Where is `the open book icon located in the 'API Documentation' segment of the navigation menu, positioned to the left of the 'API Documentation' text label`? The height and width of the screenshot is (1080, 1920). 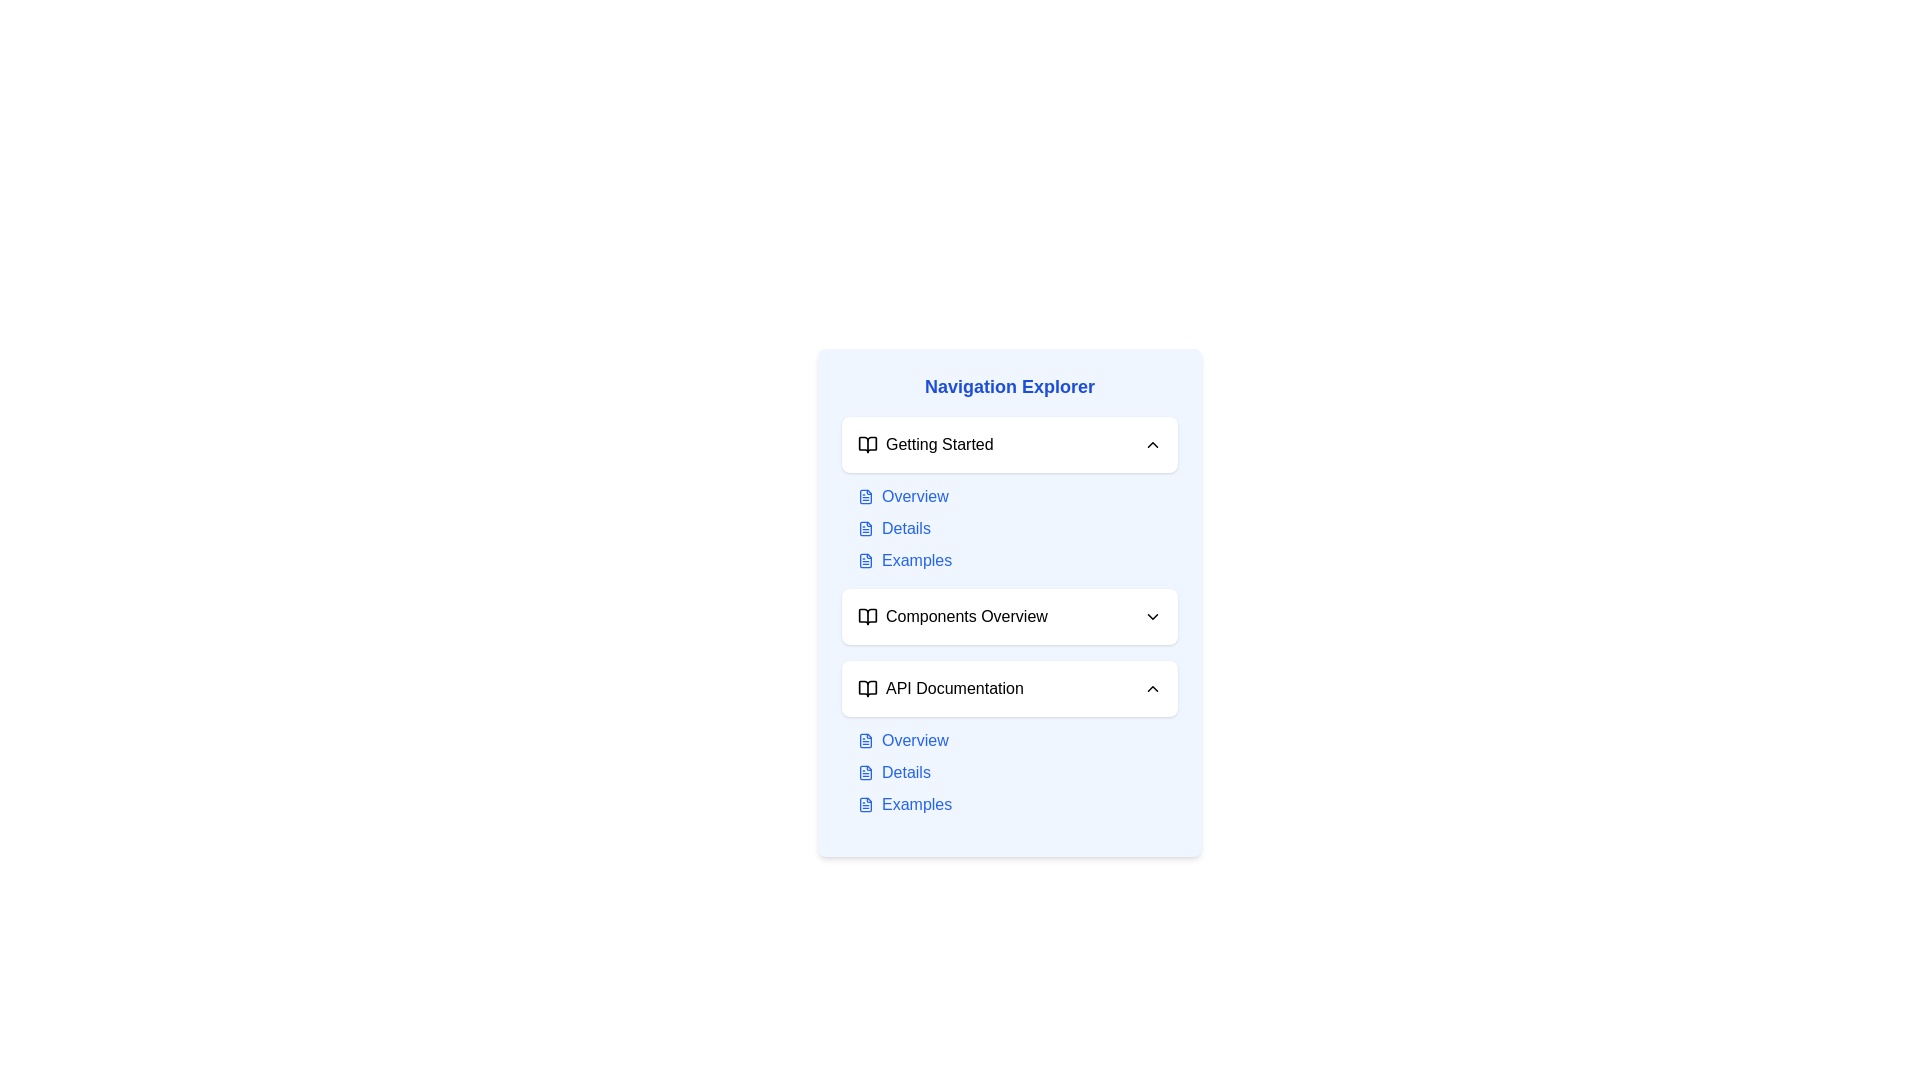
the open book icon located in the 'API Documentation' segment of the navigation menu, positioned to the left of the 'API Documentation' text label is located at coordinates (868, 688).